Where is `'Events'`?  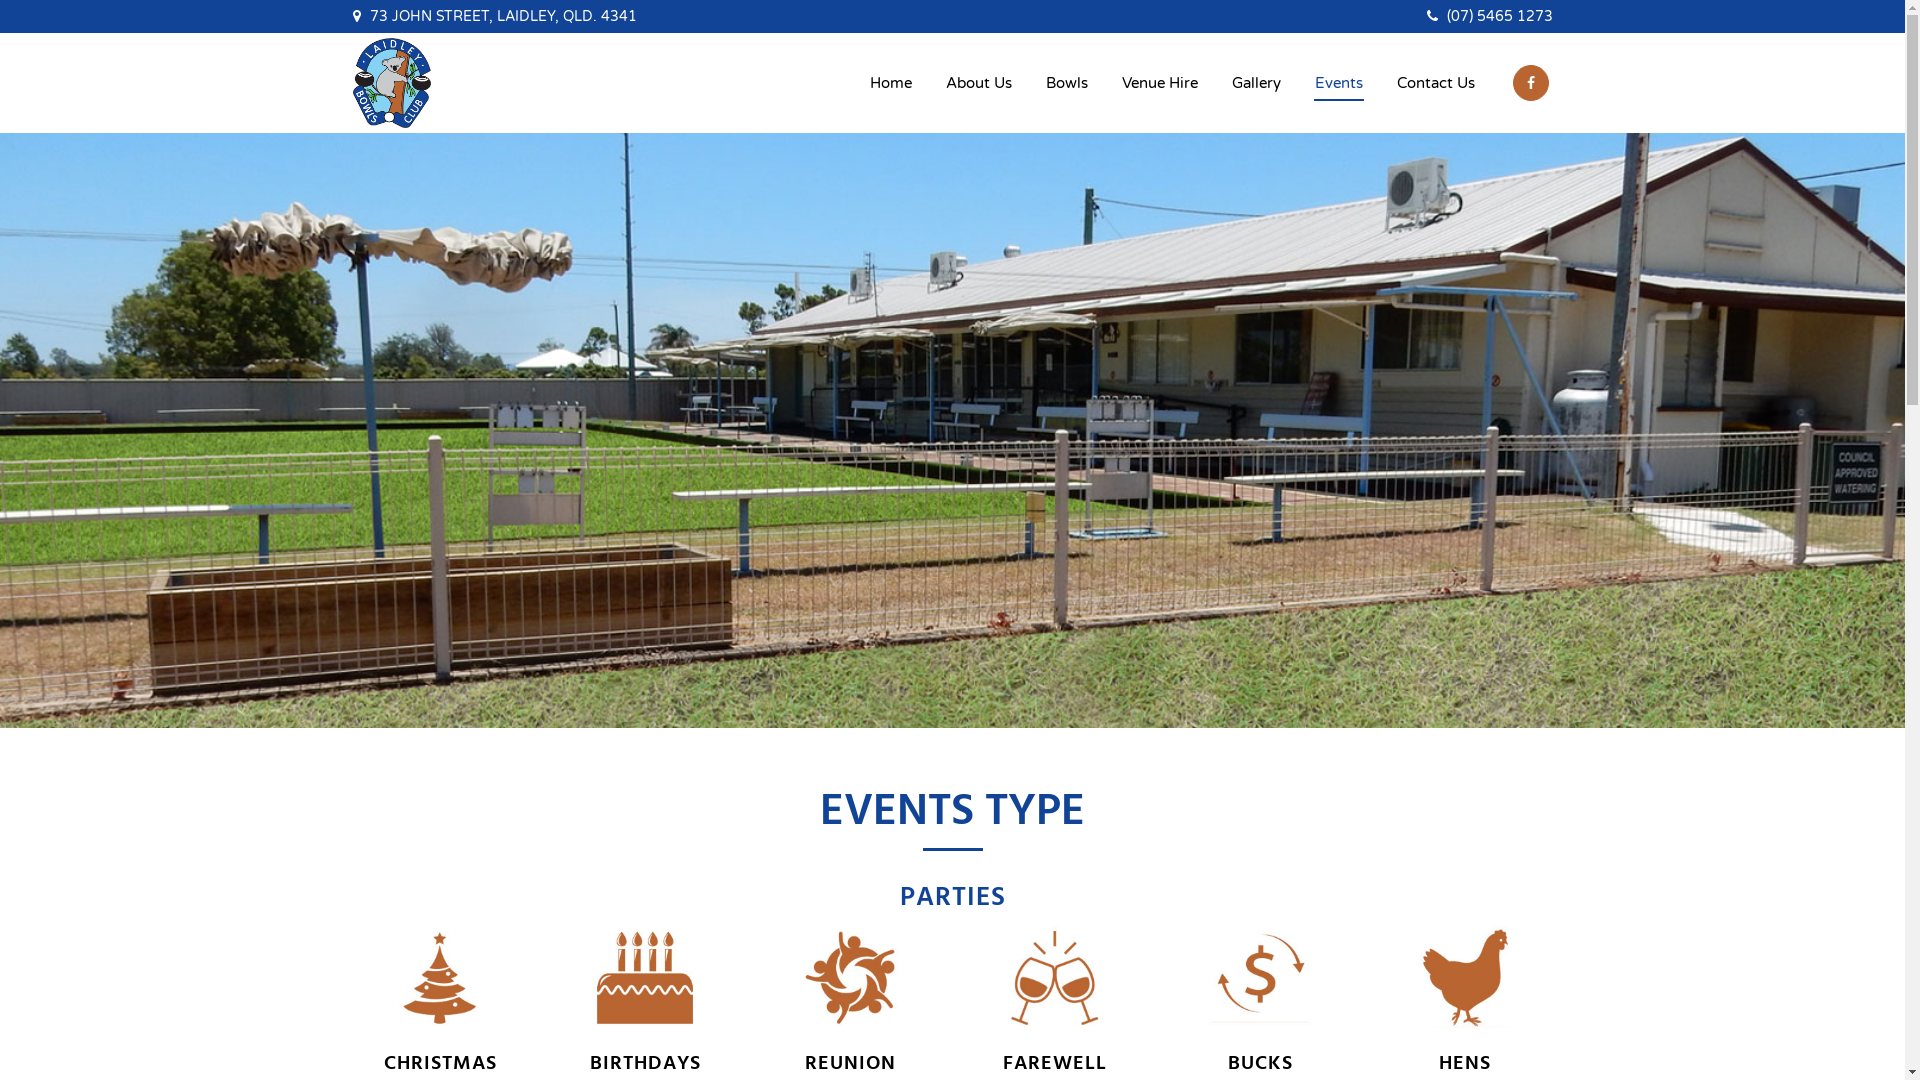 'Events' is located at coordinates (1339, 82).